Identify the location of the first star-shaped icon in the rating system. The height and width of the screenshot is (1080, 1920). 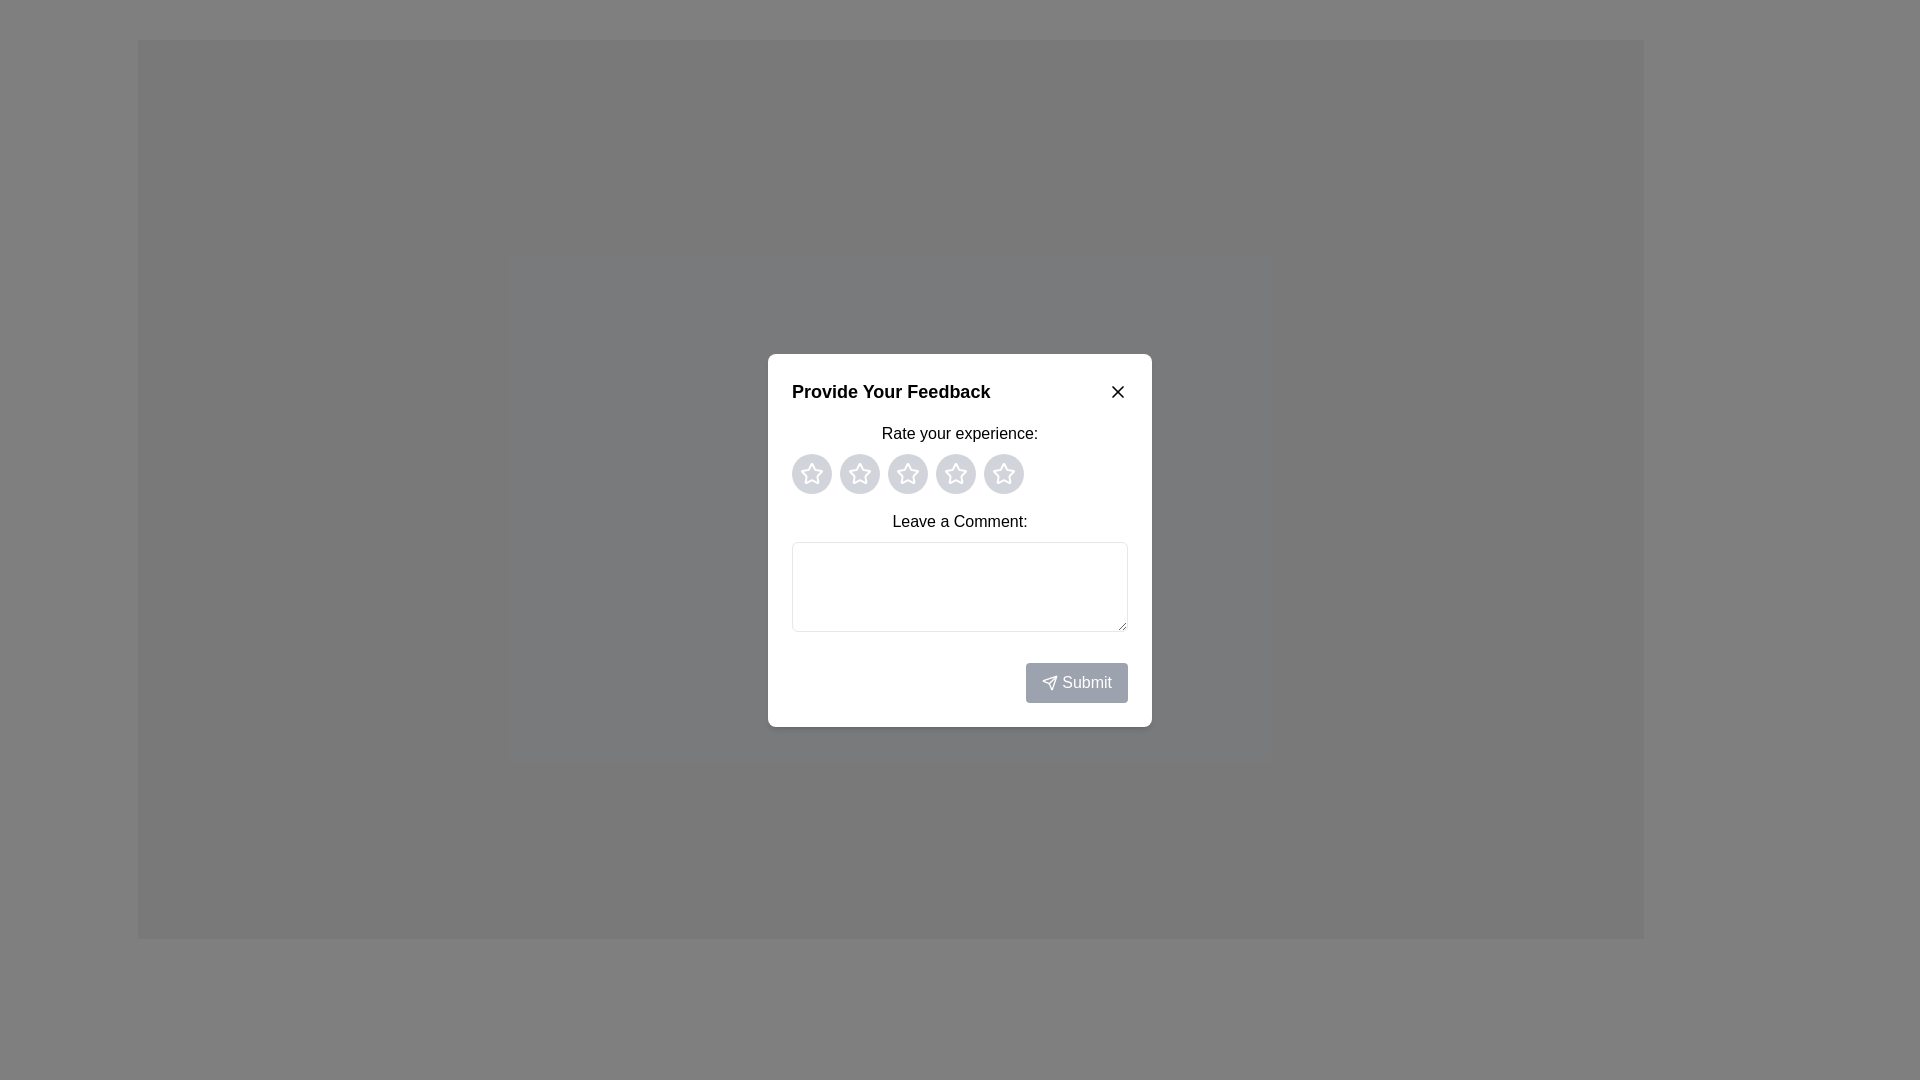
(859, 473).